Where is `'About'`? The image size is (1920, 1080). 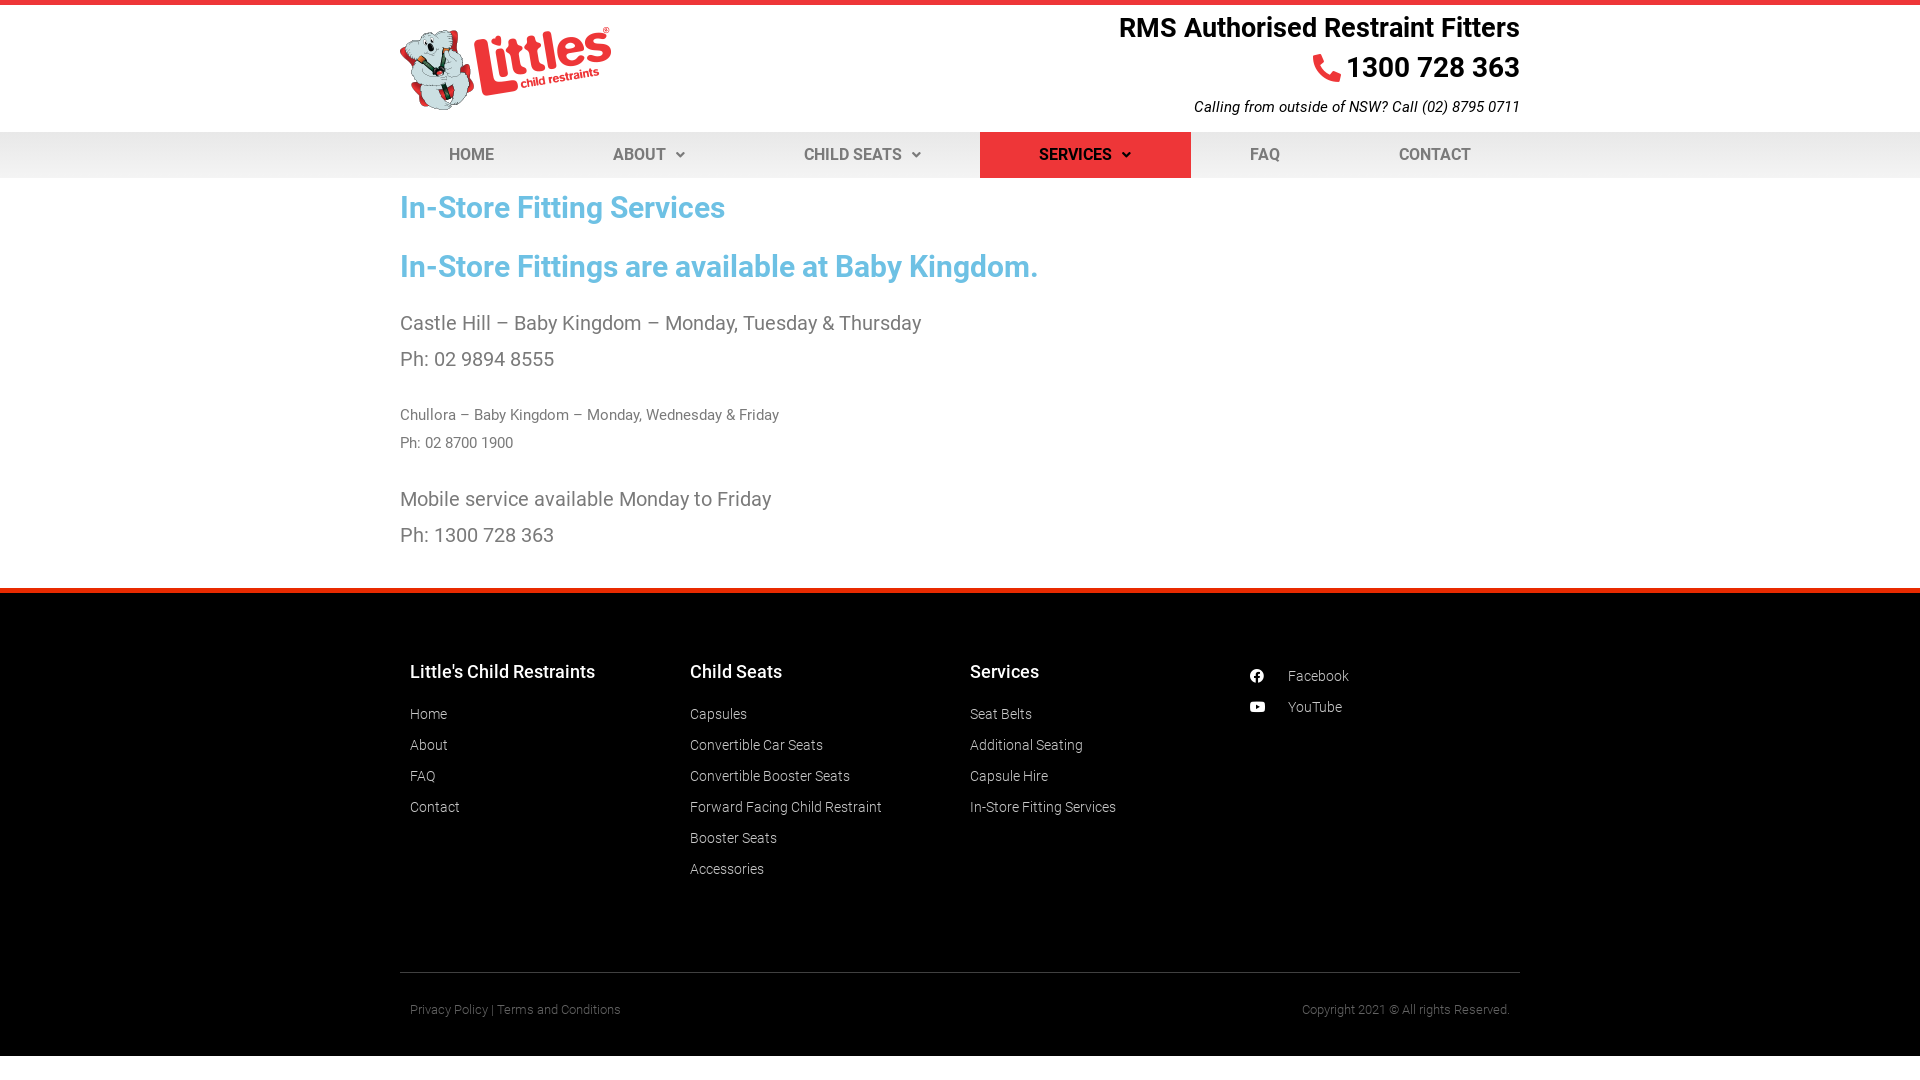 'About' is located at coordinates (408, 744).